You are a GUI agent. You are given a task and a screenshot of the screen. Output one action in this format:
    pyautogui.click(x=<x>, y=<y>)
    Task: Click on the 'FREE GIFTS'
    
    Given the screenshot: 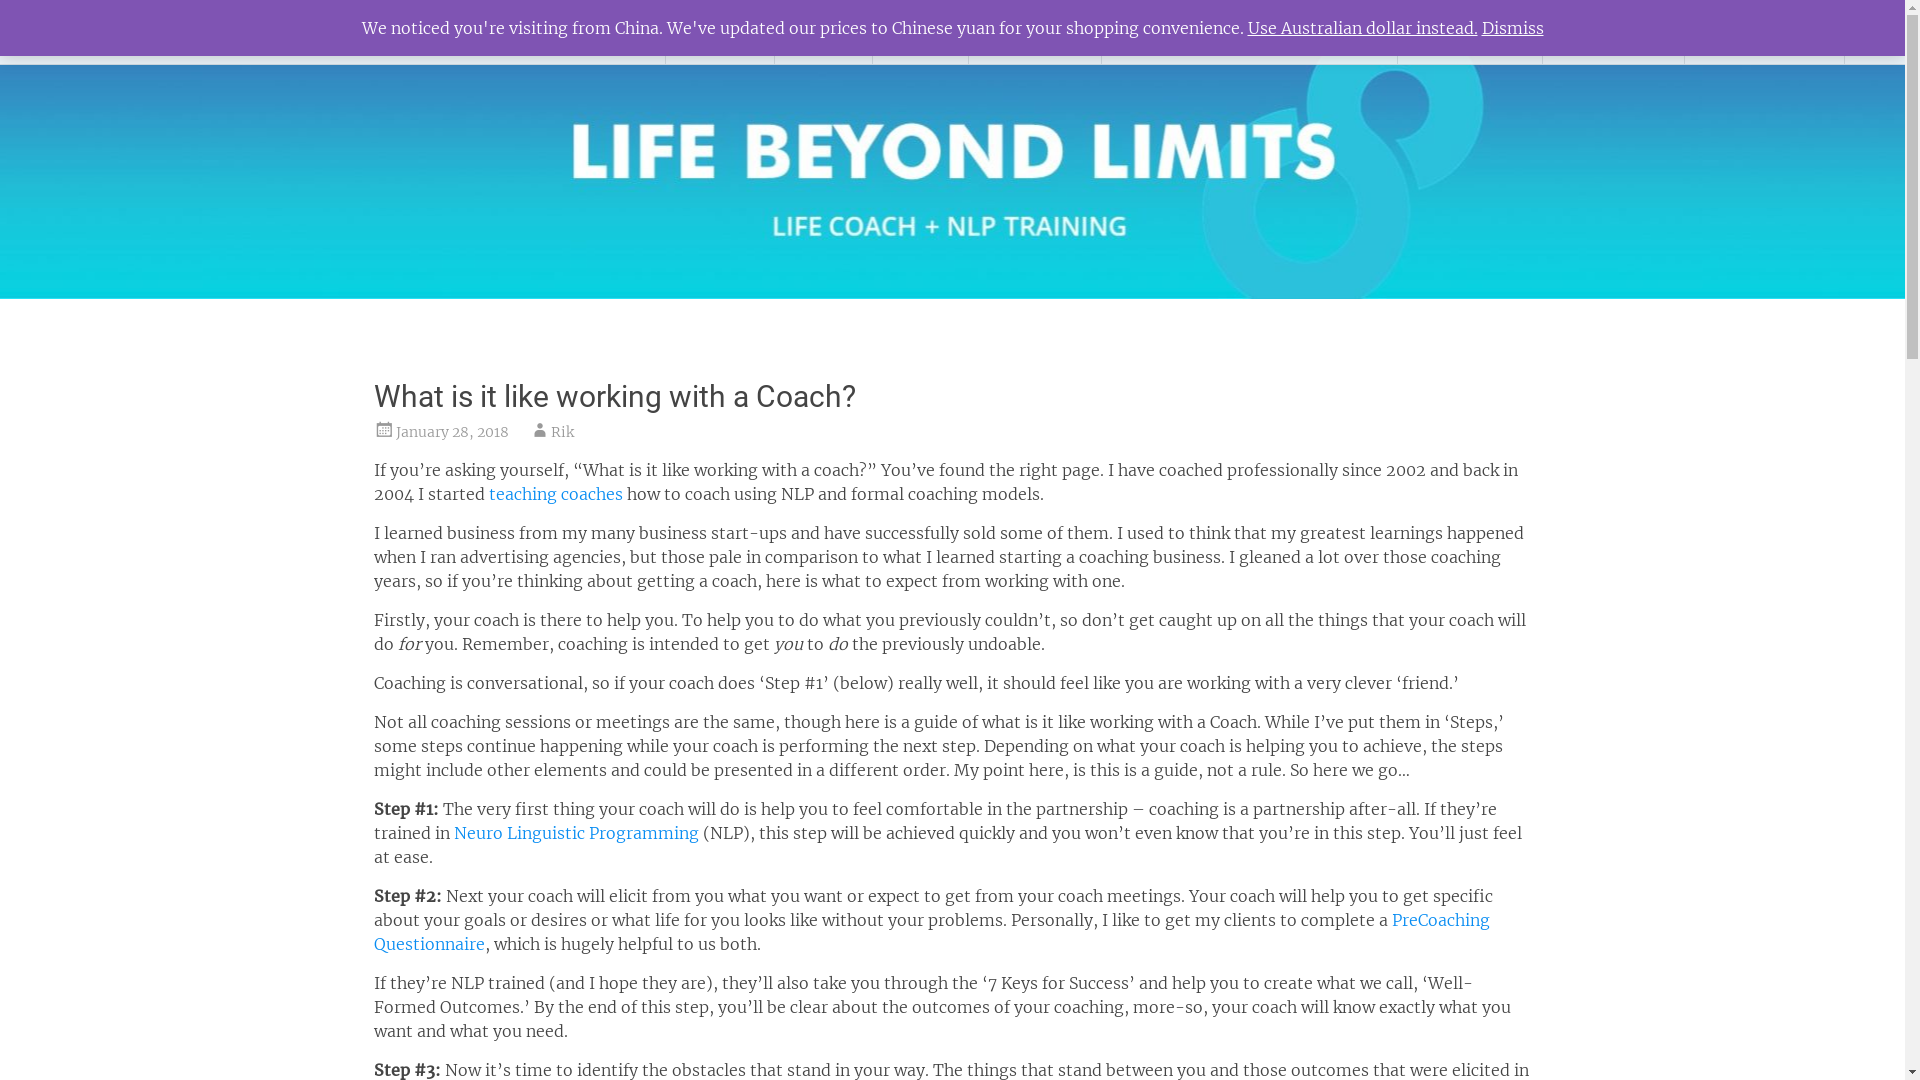 What is the action you would take?
    pyautogui.click(x=1469, y=31)
    